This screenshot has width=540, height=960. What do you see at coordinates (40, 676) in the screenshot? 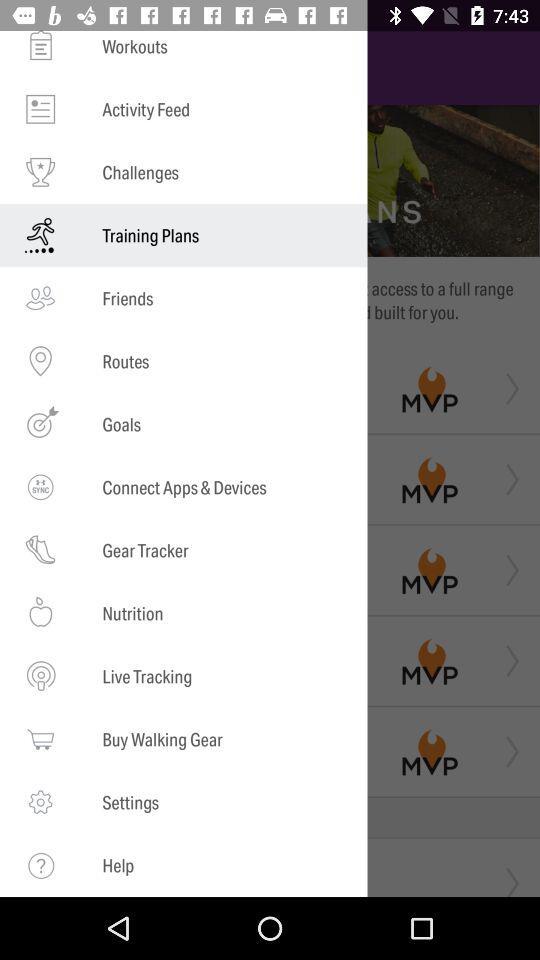
I see `the icon which is left to the text live tracking` at bounding box center [40, 676].